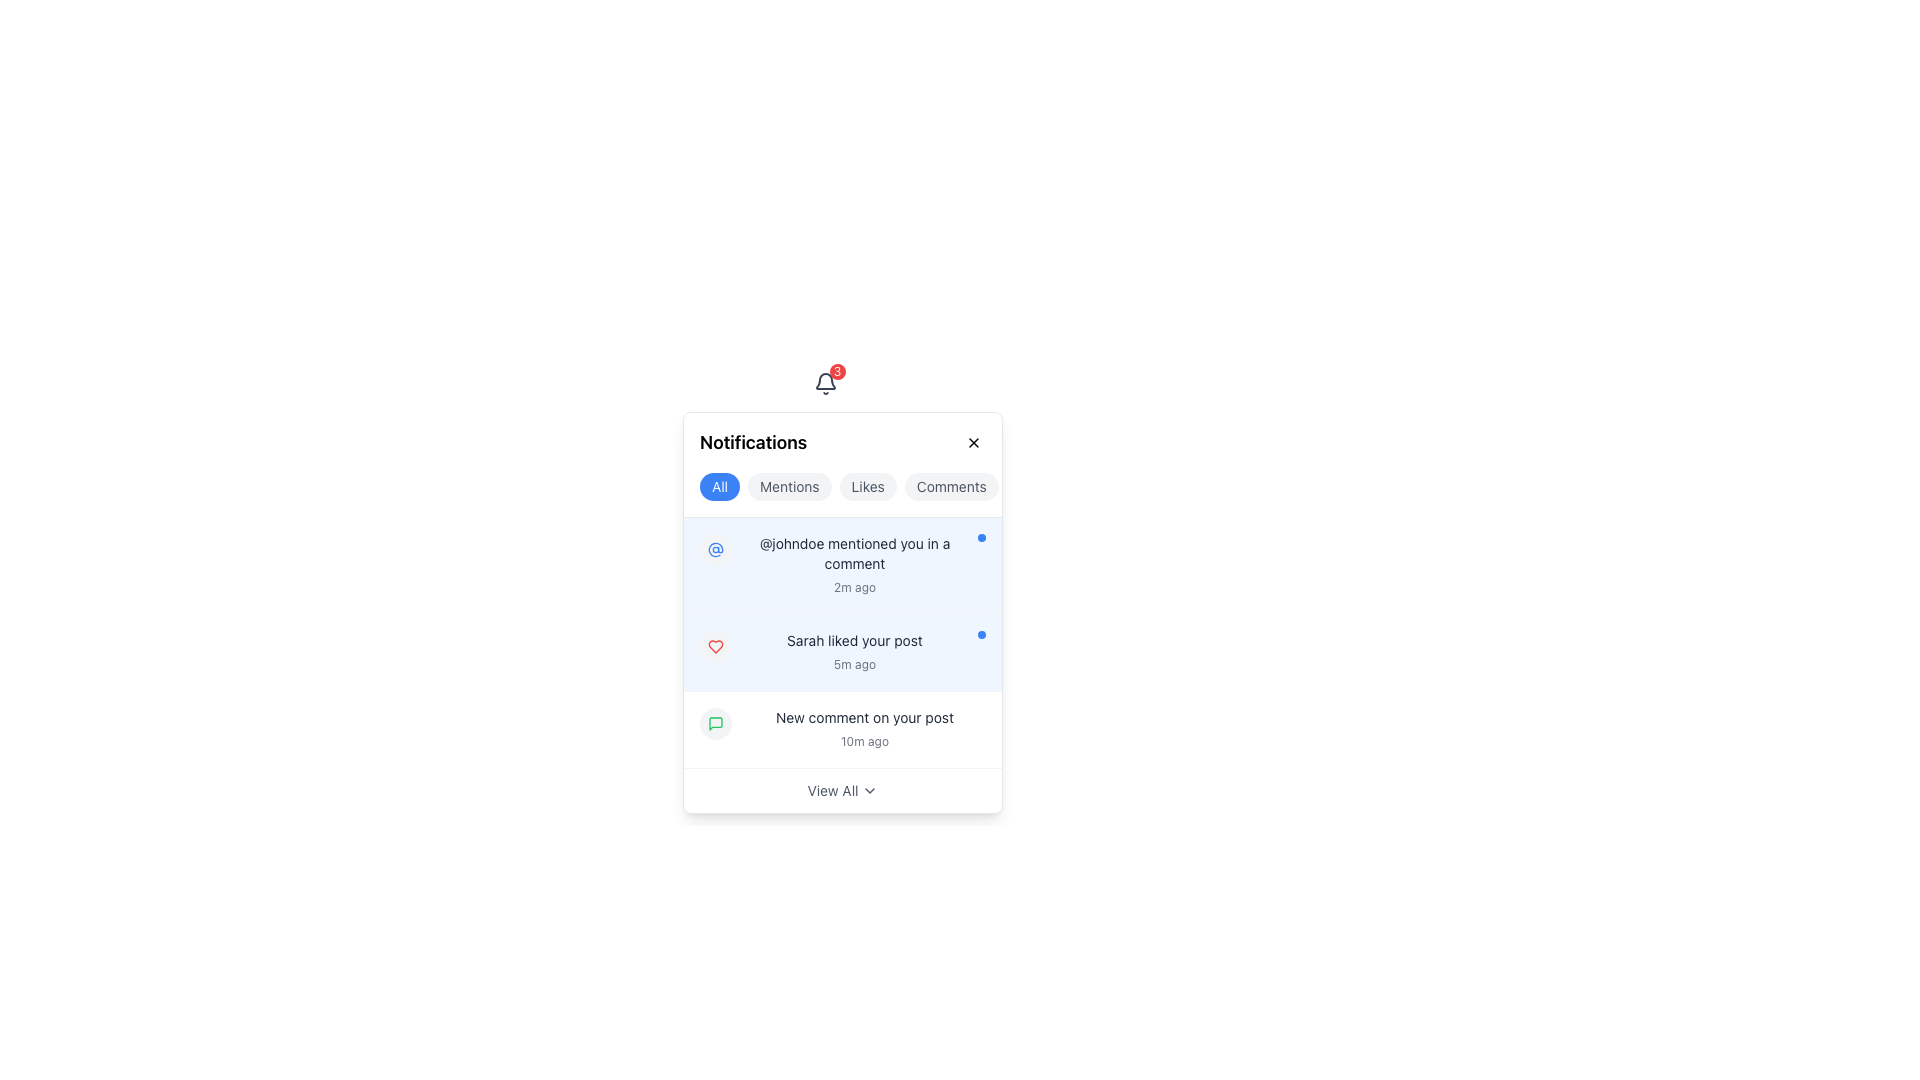 Image resolution: width=1920 pixels, height=1080 pixels. What do you see at coordinates (843, 730) in the screenshot?
I see `the Notification item displaying 'New comment on your post'` at bounding box center [843, 730].